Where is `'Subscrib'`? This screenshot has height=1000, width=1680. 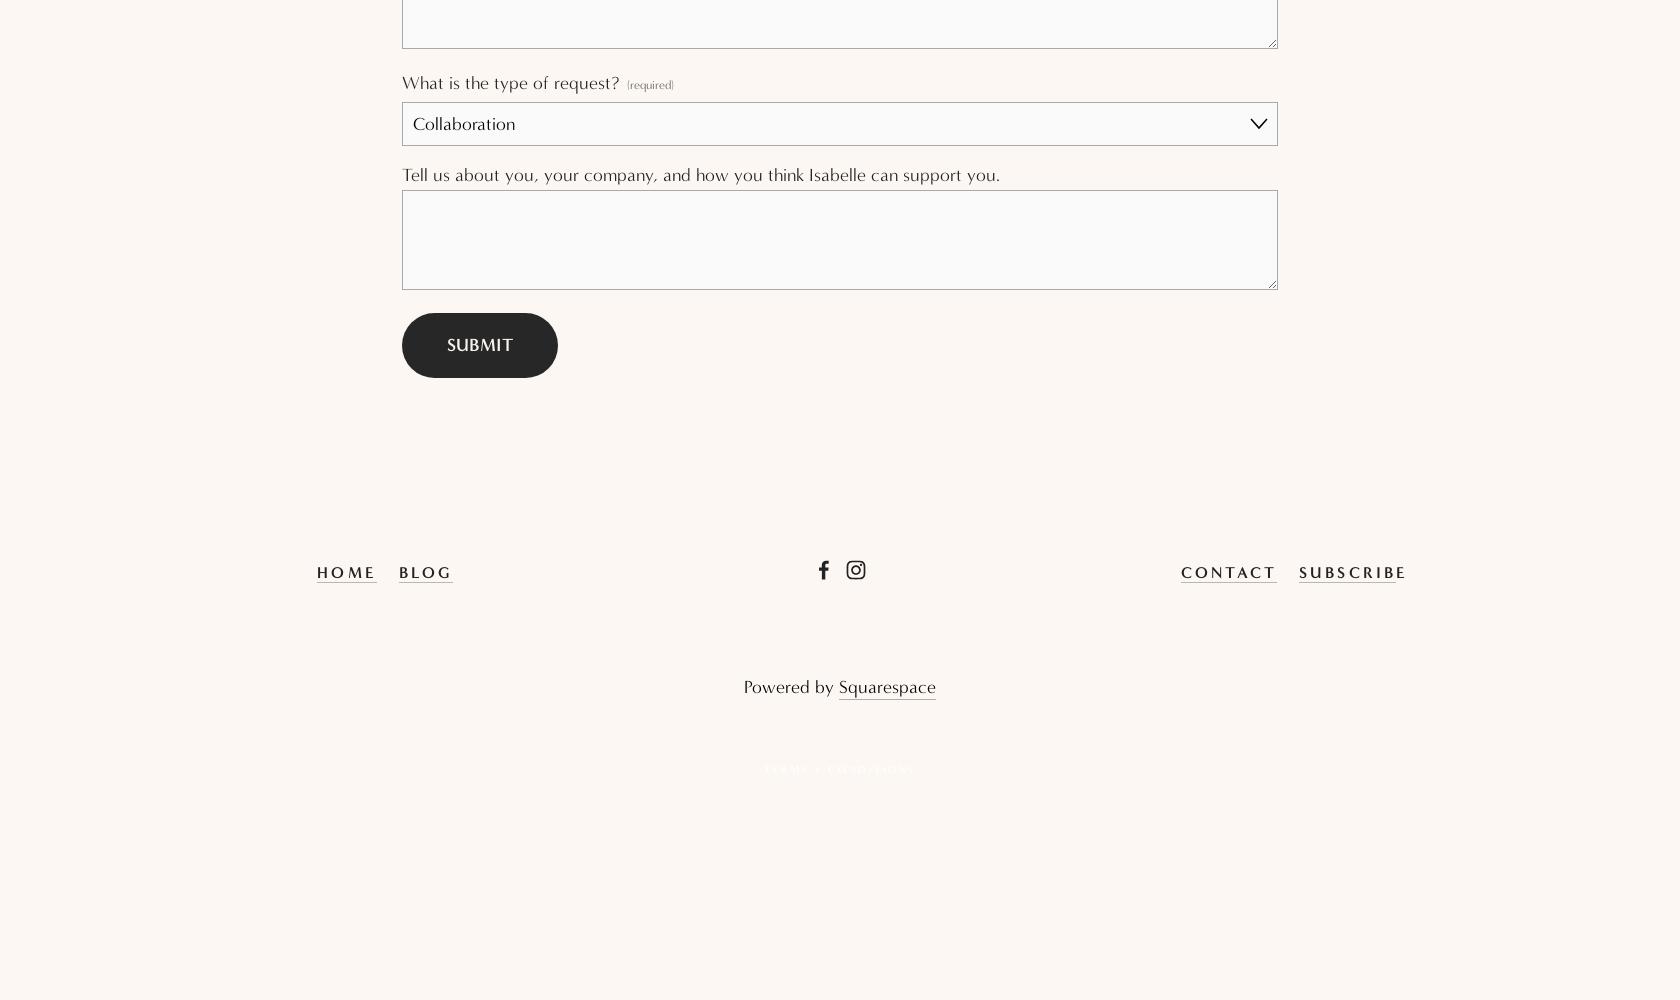
'Subscrib' is located at coordinates (1347, 570).